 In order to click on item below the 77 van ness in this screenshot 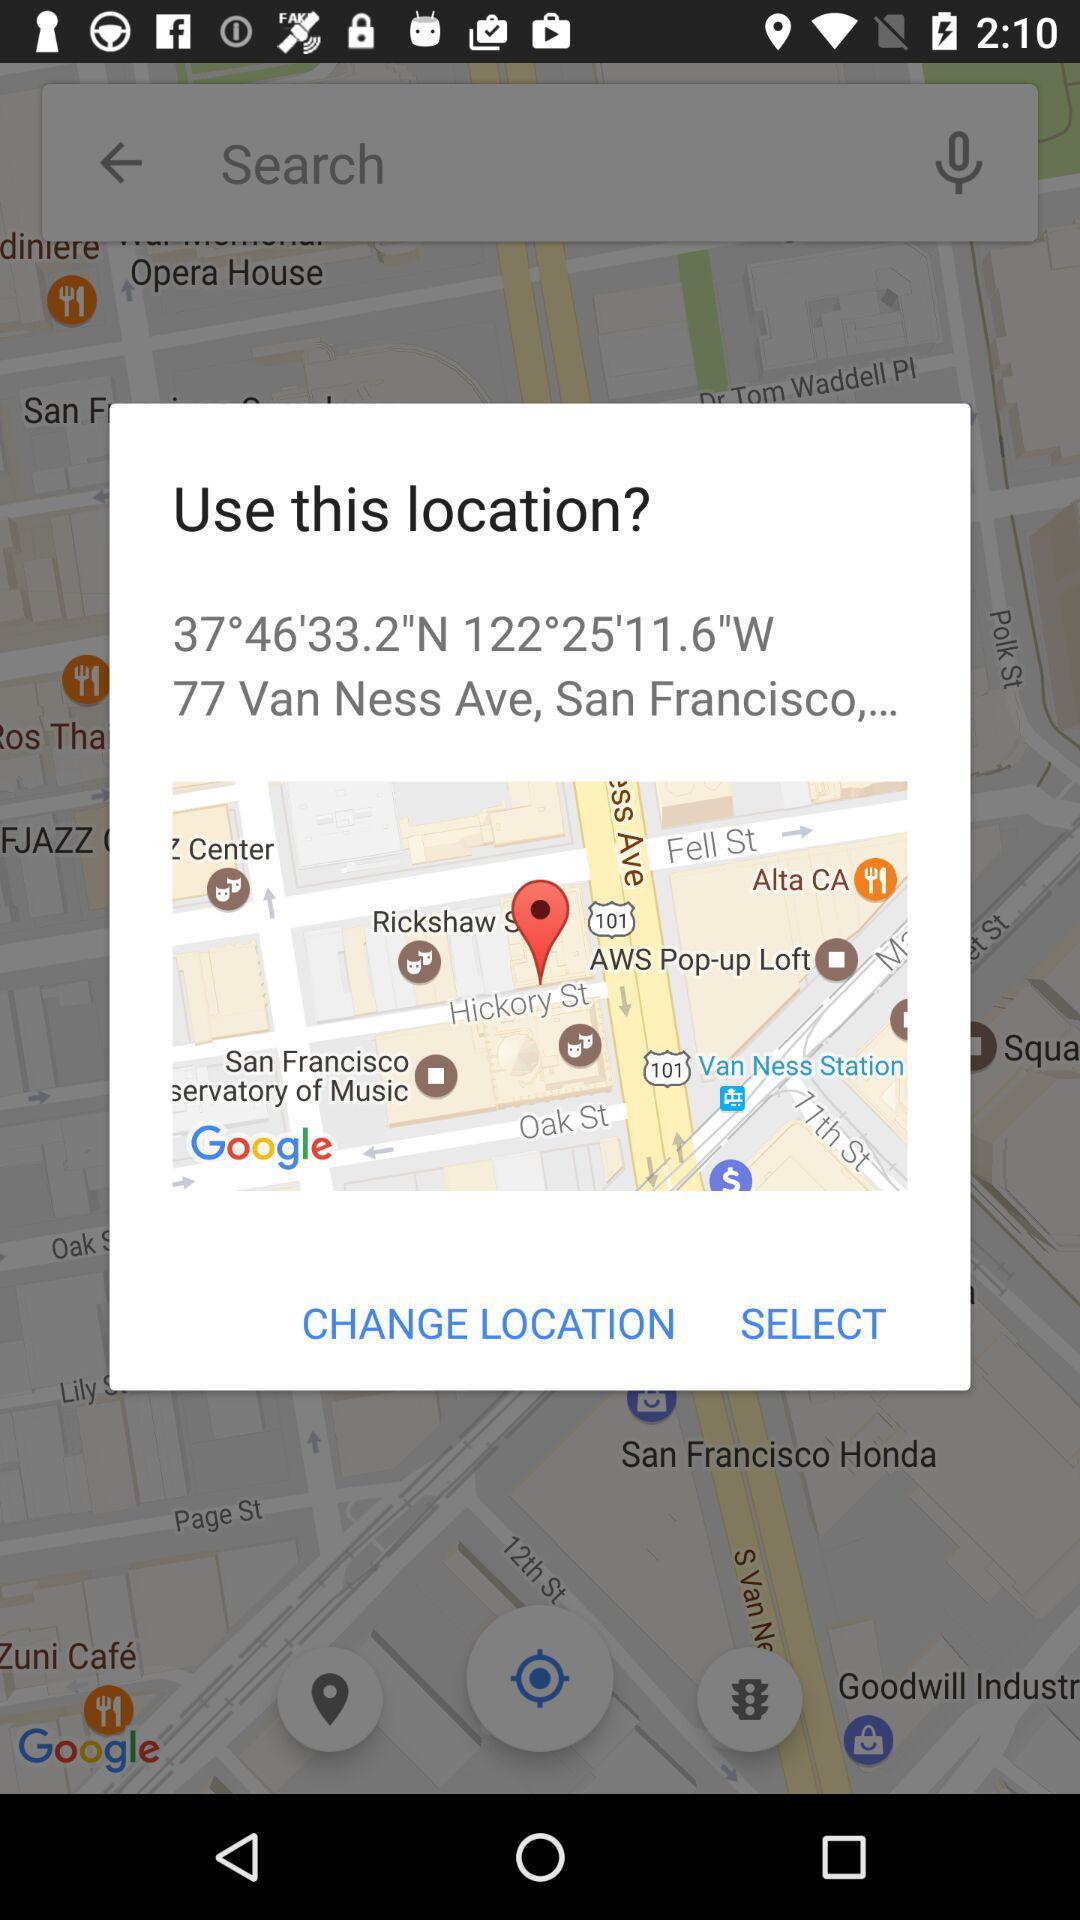, I will do `click(540, 986)`.